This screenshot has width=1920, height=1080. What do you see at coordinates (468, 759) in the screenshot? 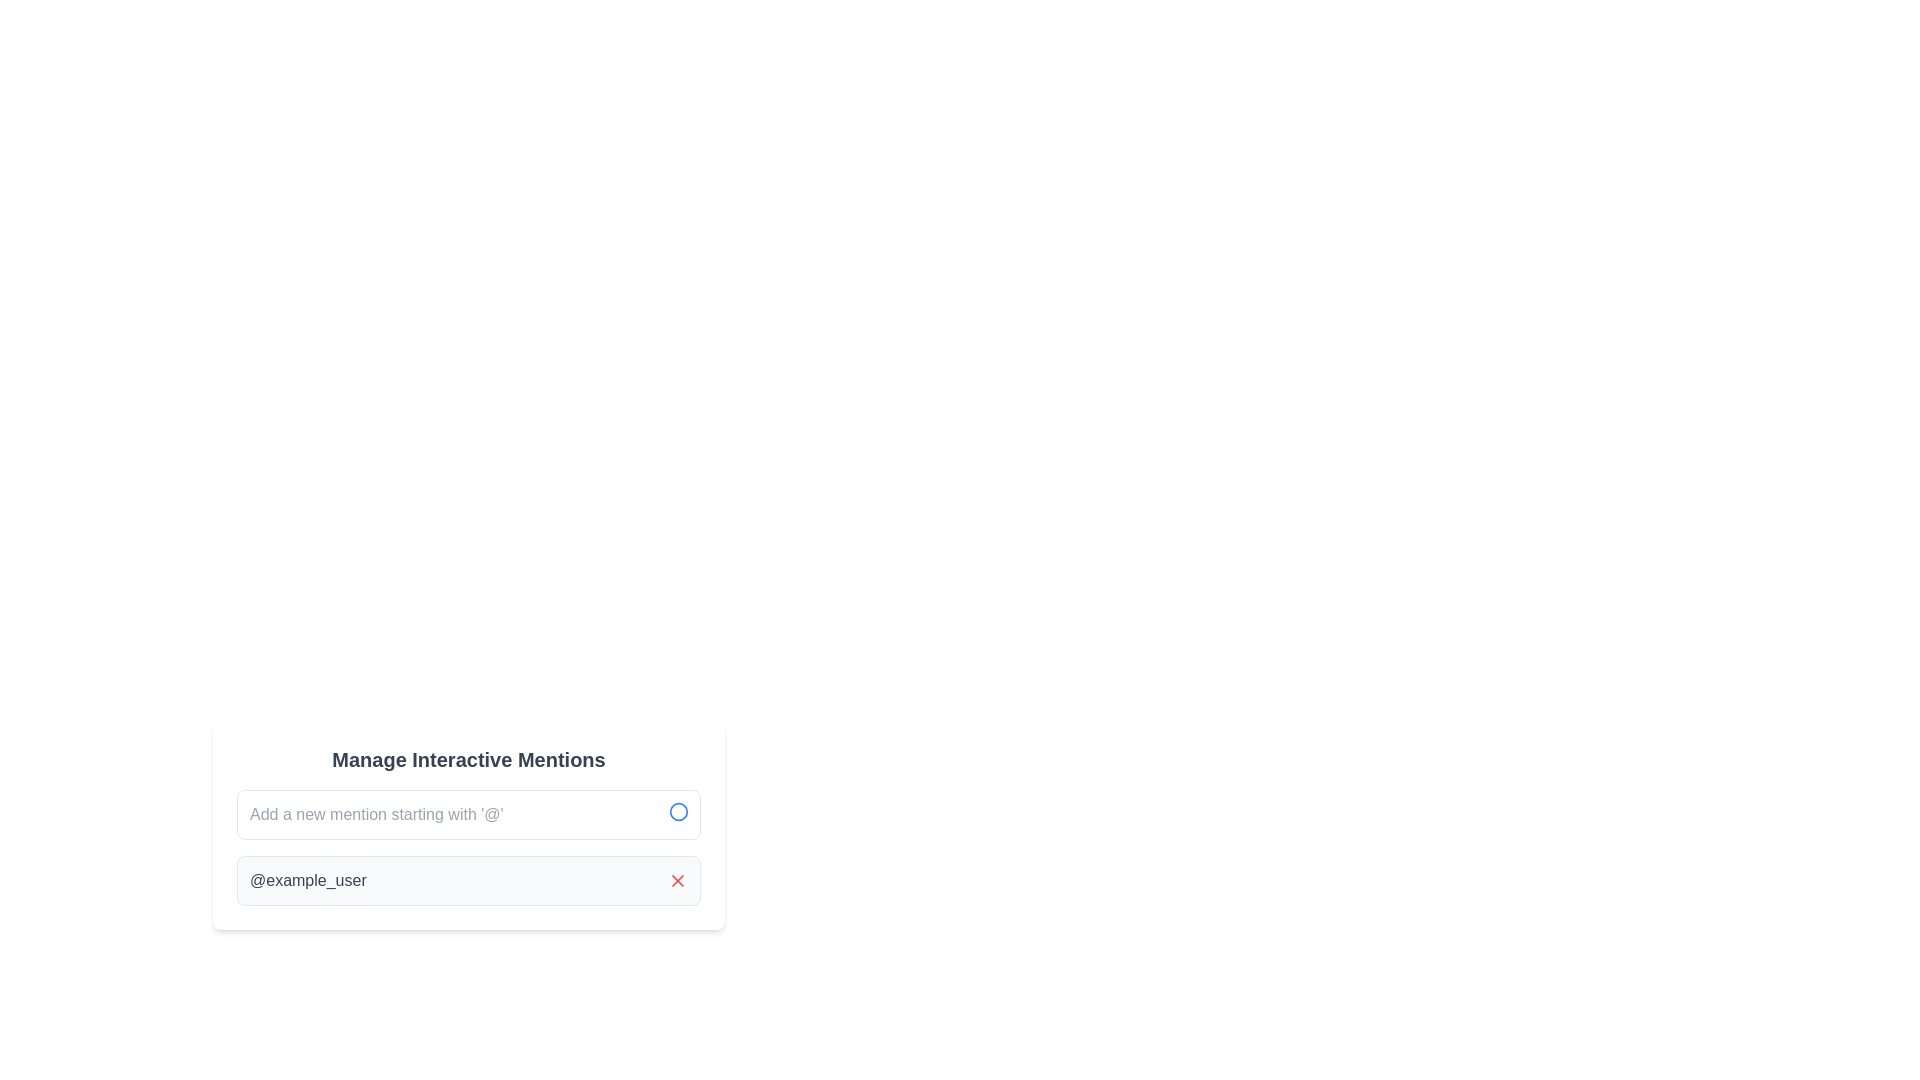
I see `the header text label located at the top of the white panel to use it as a reference point for locating other components` at bounding box center [468, 759].